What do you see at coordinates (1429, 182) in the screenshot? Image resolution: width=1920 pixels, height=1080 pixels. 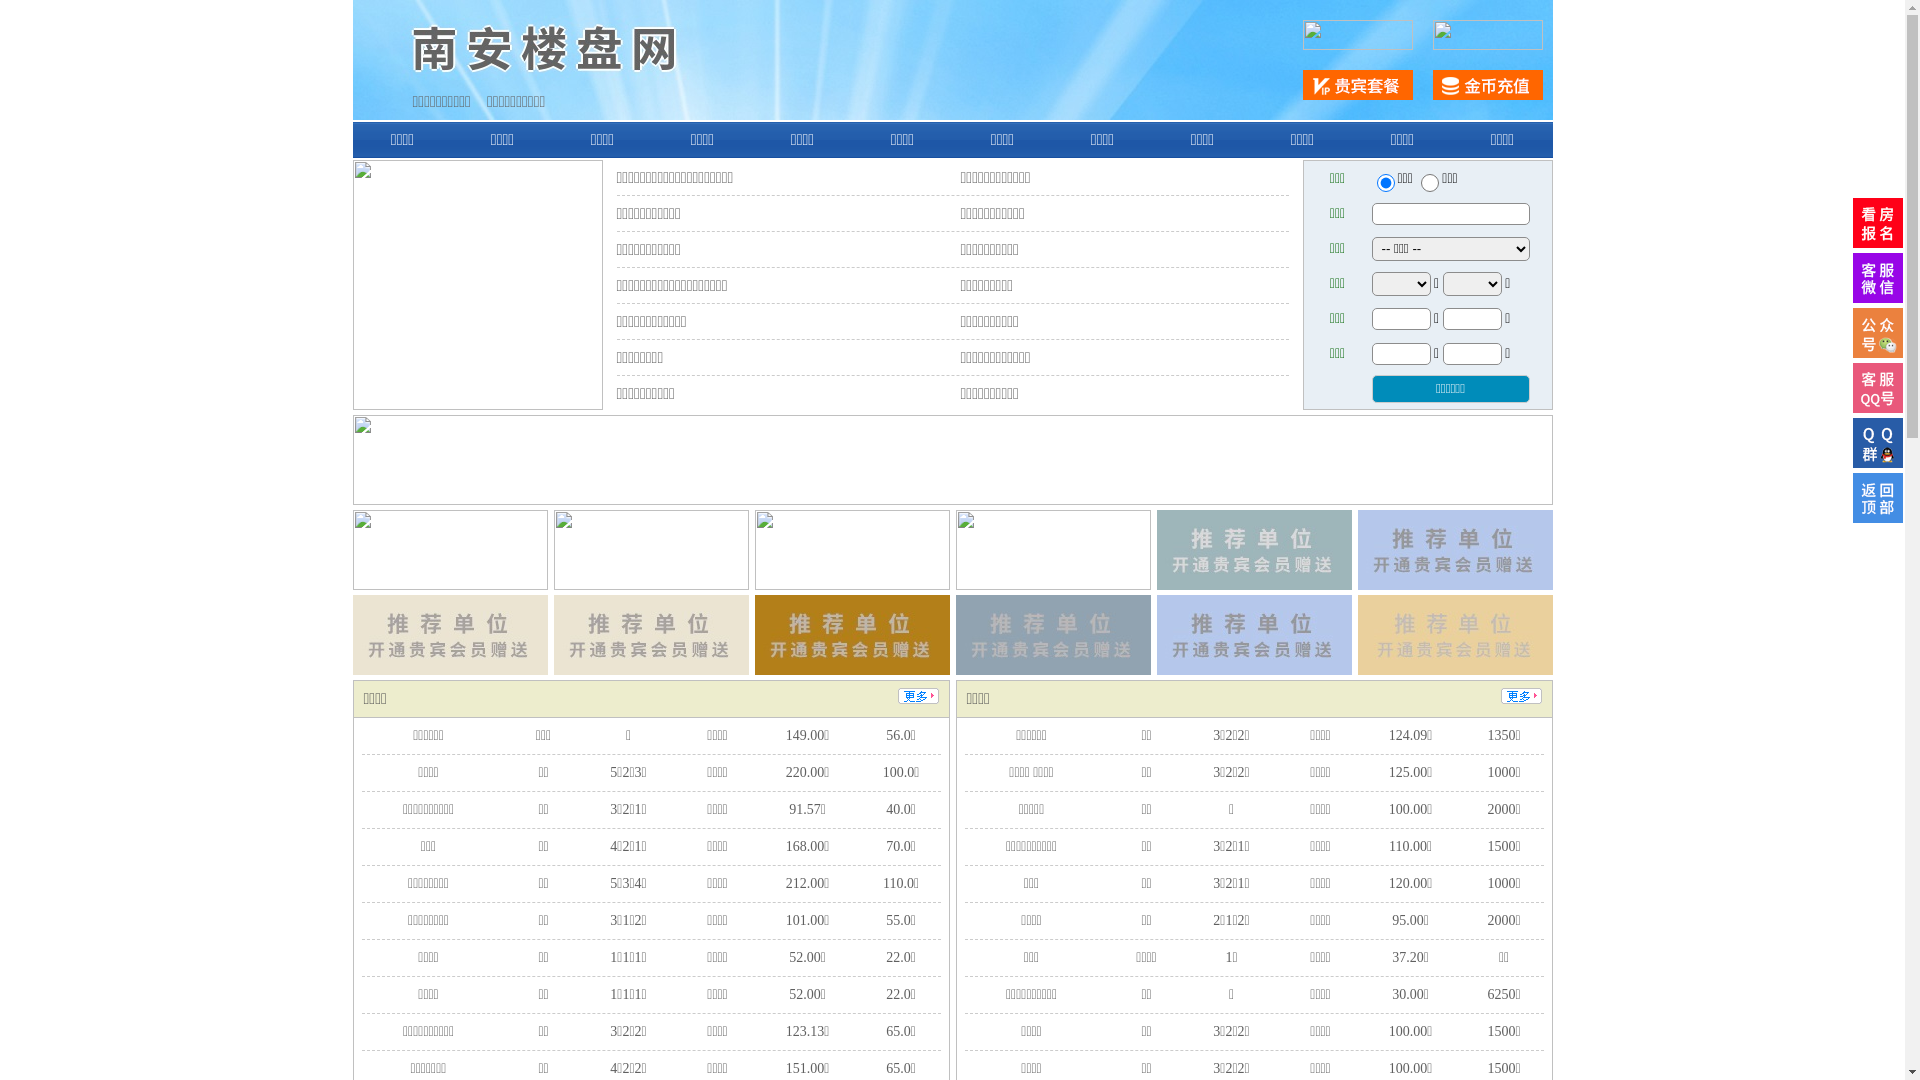 I see `'chuzu'` at bounding box center [1429, 182].